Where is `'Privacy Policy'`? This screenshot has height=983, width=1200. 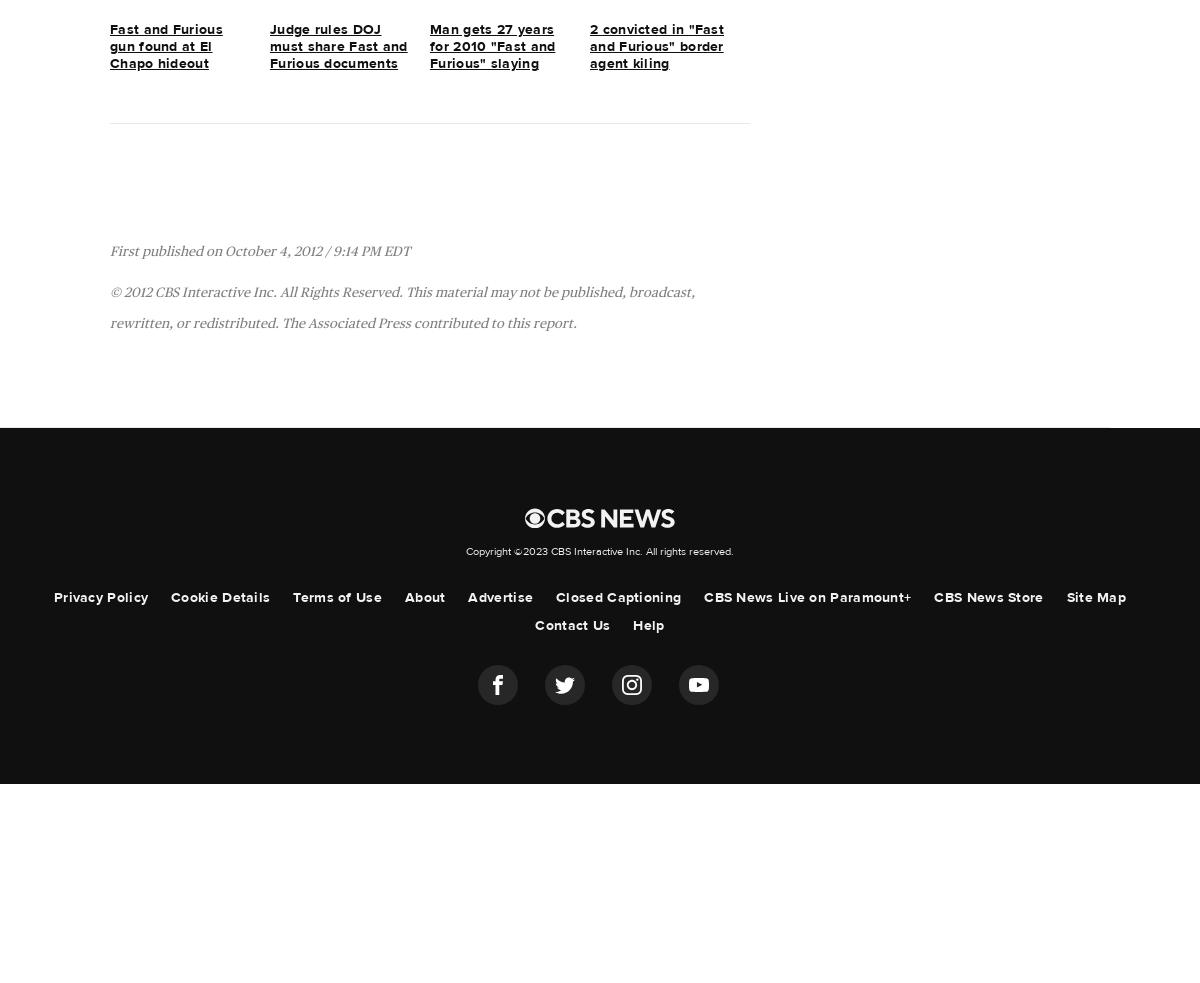
'Privacy Policy' is located at coordinates (100, 597).